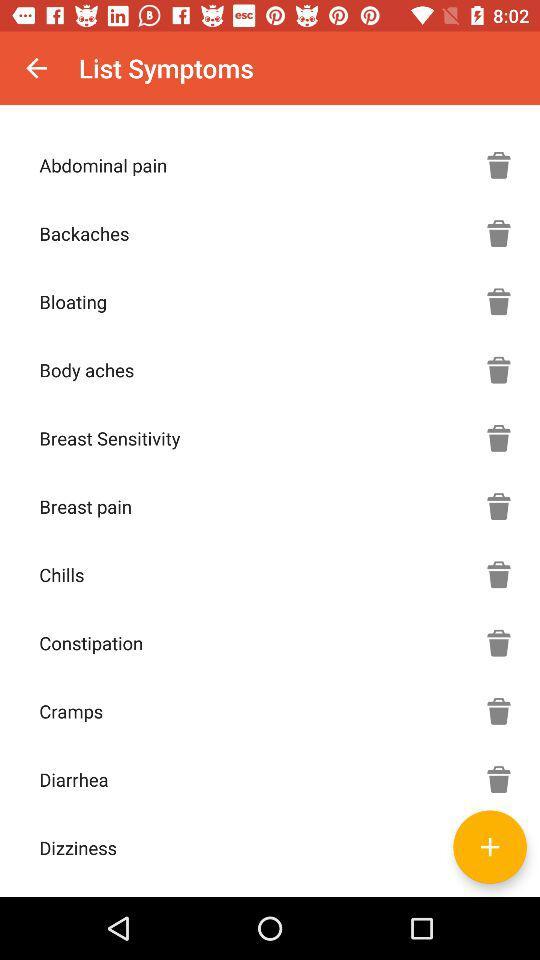 This screenshot has width=540, height=960. I want to click on dizziness, so click(489, 846).